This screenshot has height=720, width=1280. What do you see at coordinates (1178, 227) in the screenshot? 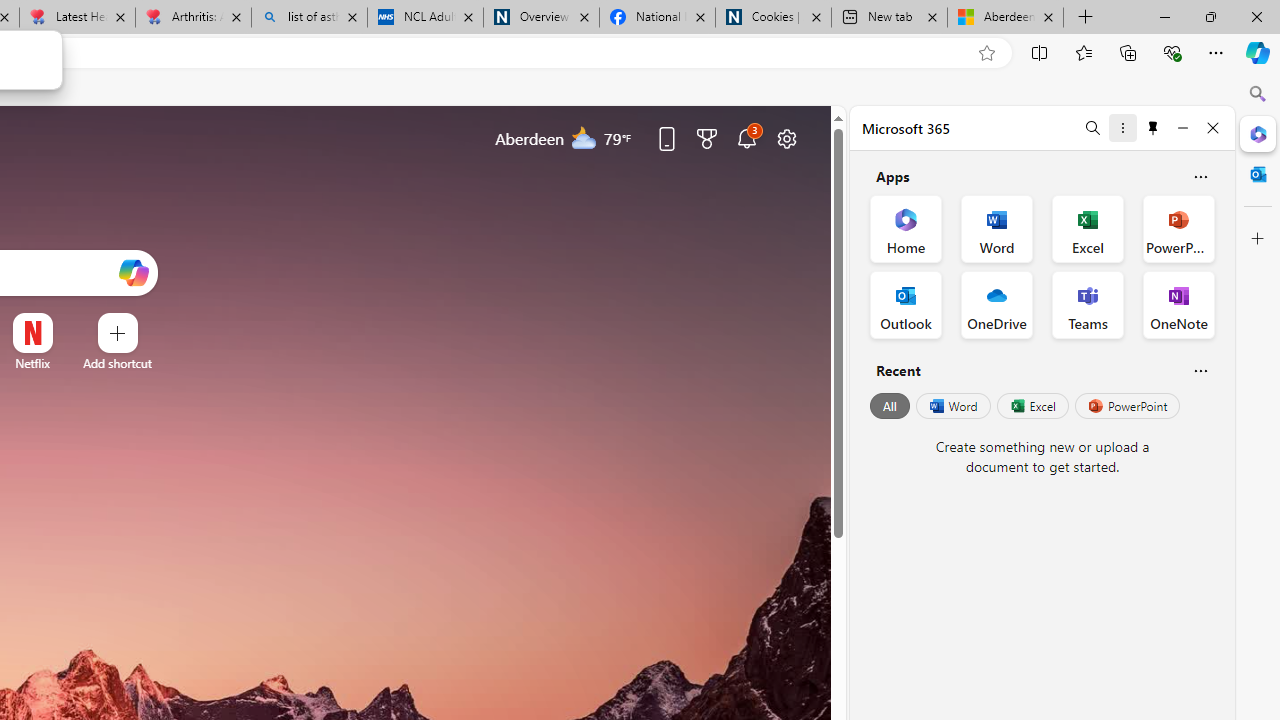
I see `'PowerPoint Office App'` at bounding box center [1178, 227].